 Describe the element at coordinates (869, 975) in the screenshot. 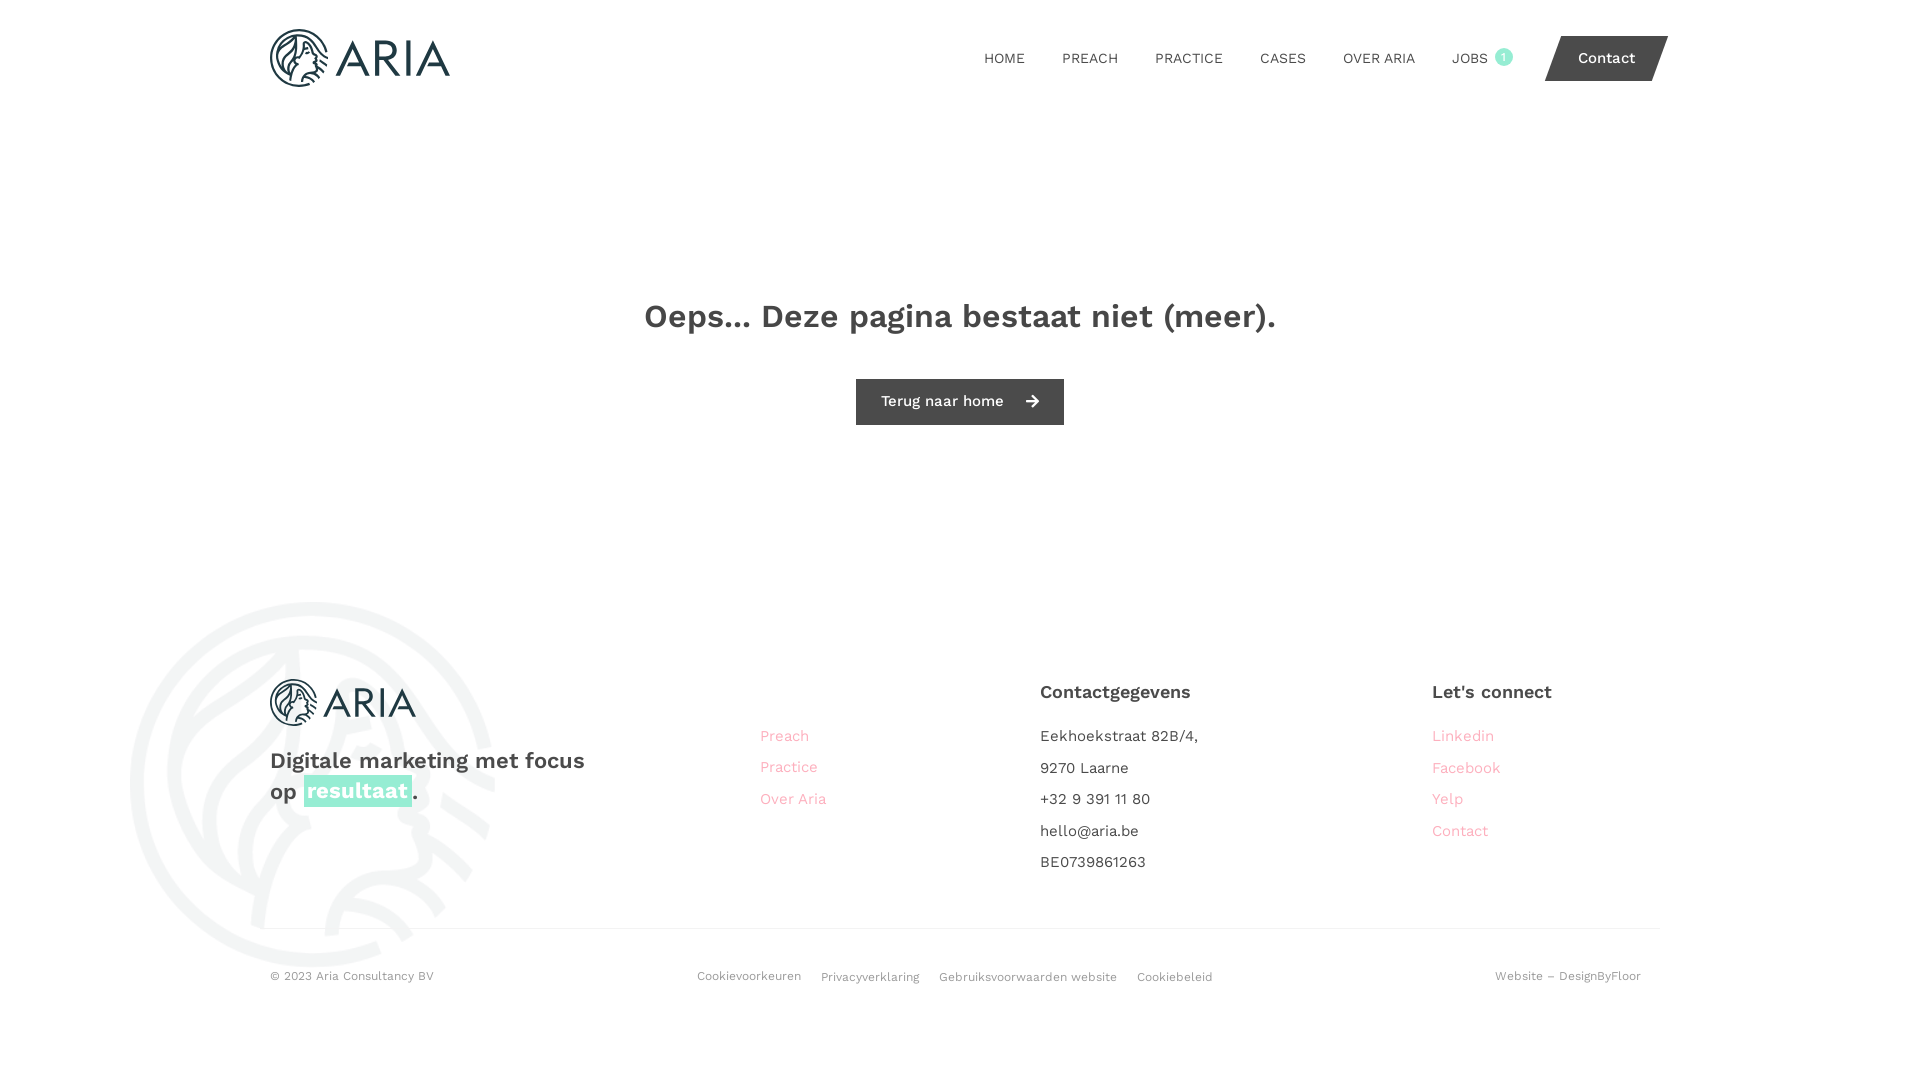

I see `'Privacyverklaring'` at that location.